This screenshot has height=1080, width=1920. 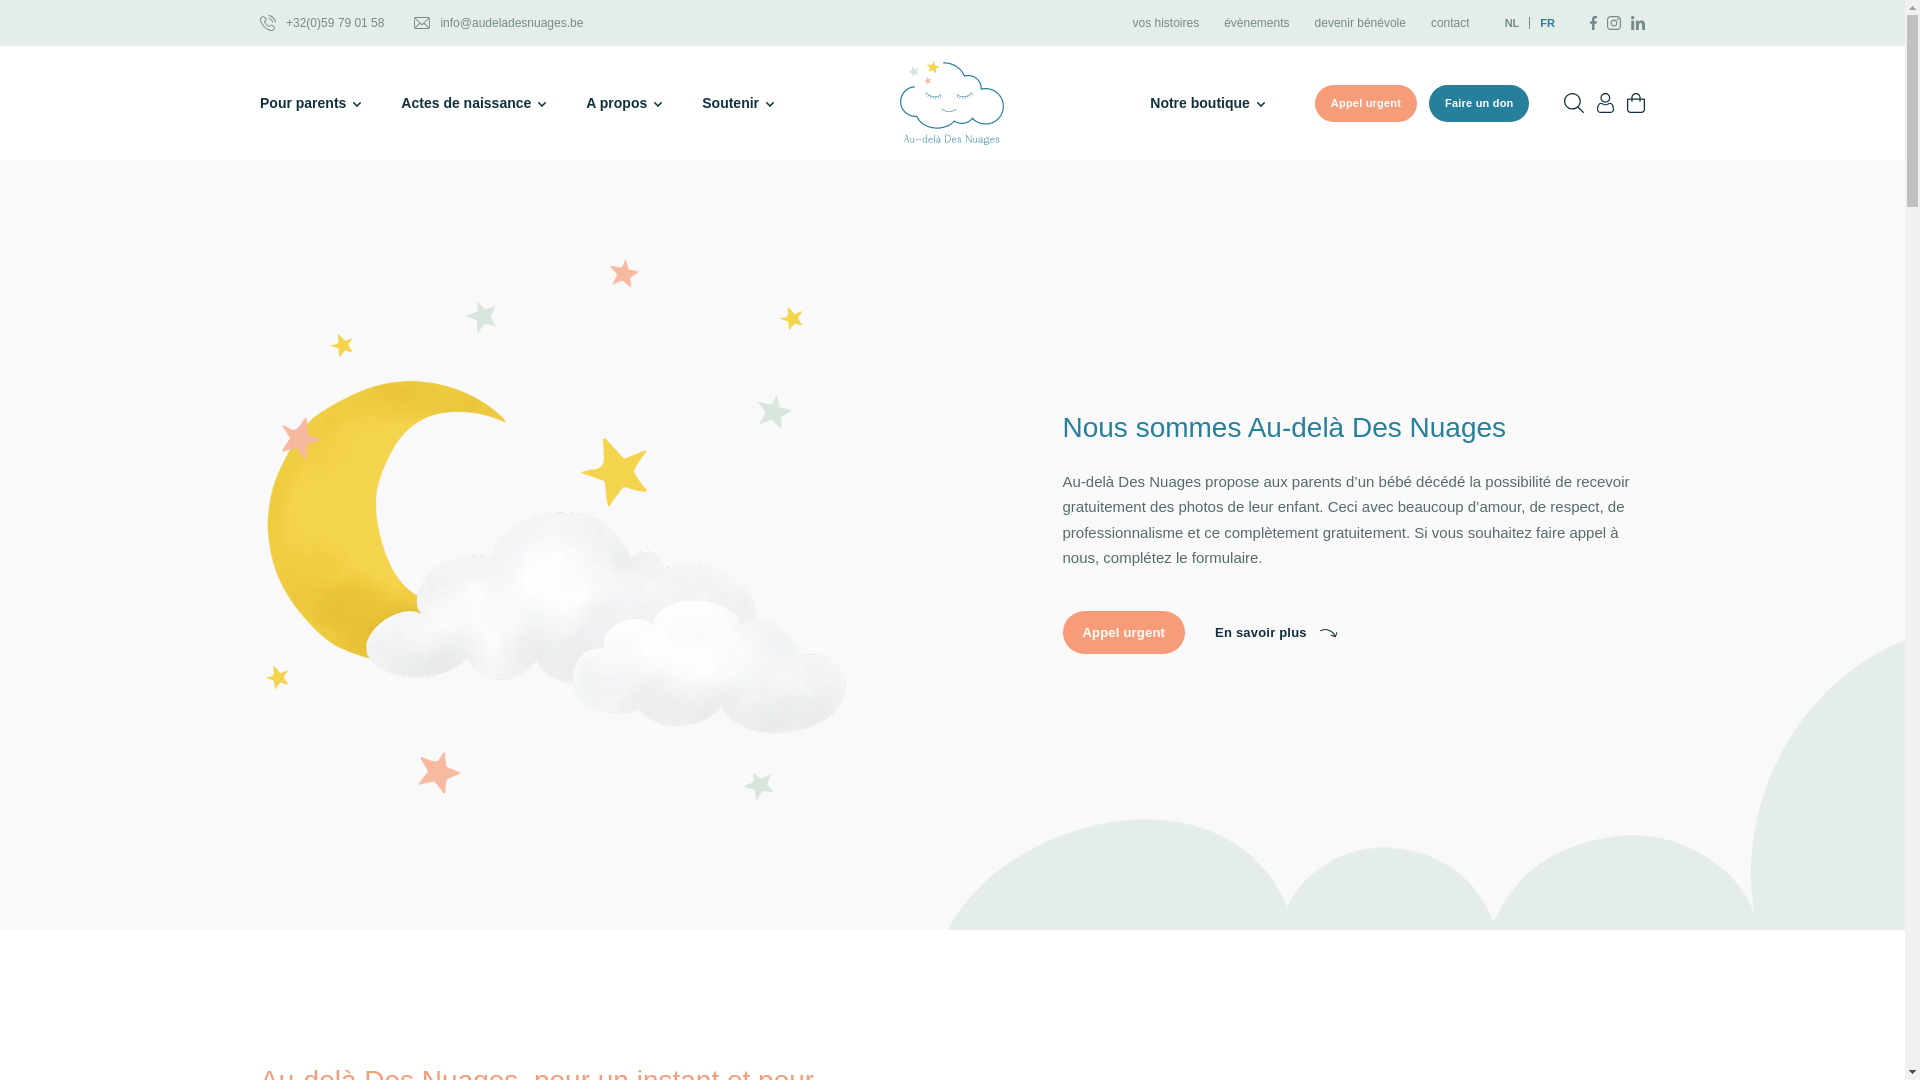 I want to click on 'Pour parents', so click(x=258, y=103).